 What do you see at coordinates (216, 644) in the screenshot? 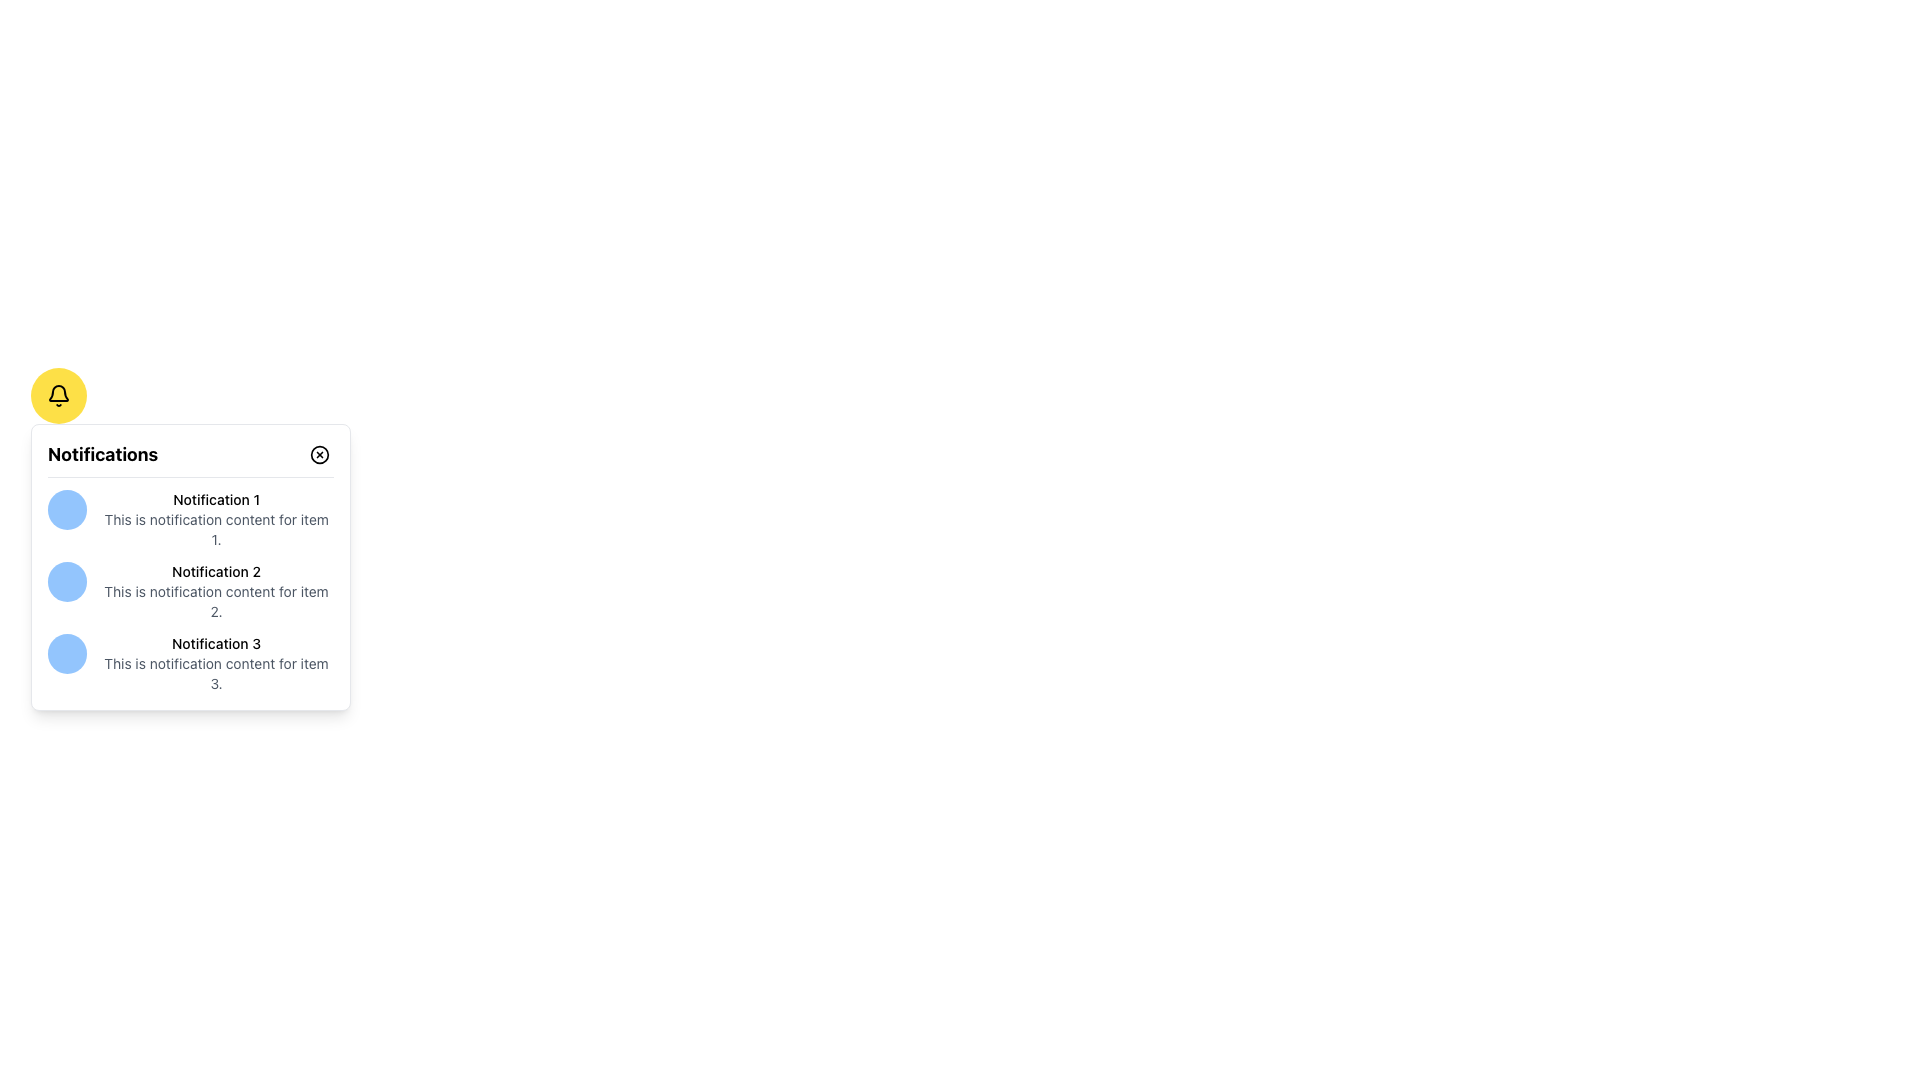
I see `the label for the third notification in the notification panel, which serves as the title for that notification` at bounding box center [216, 644].